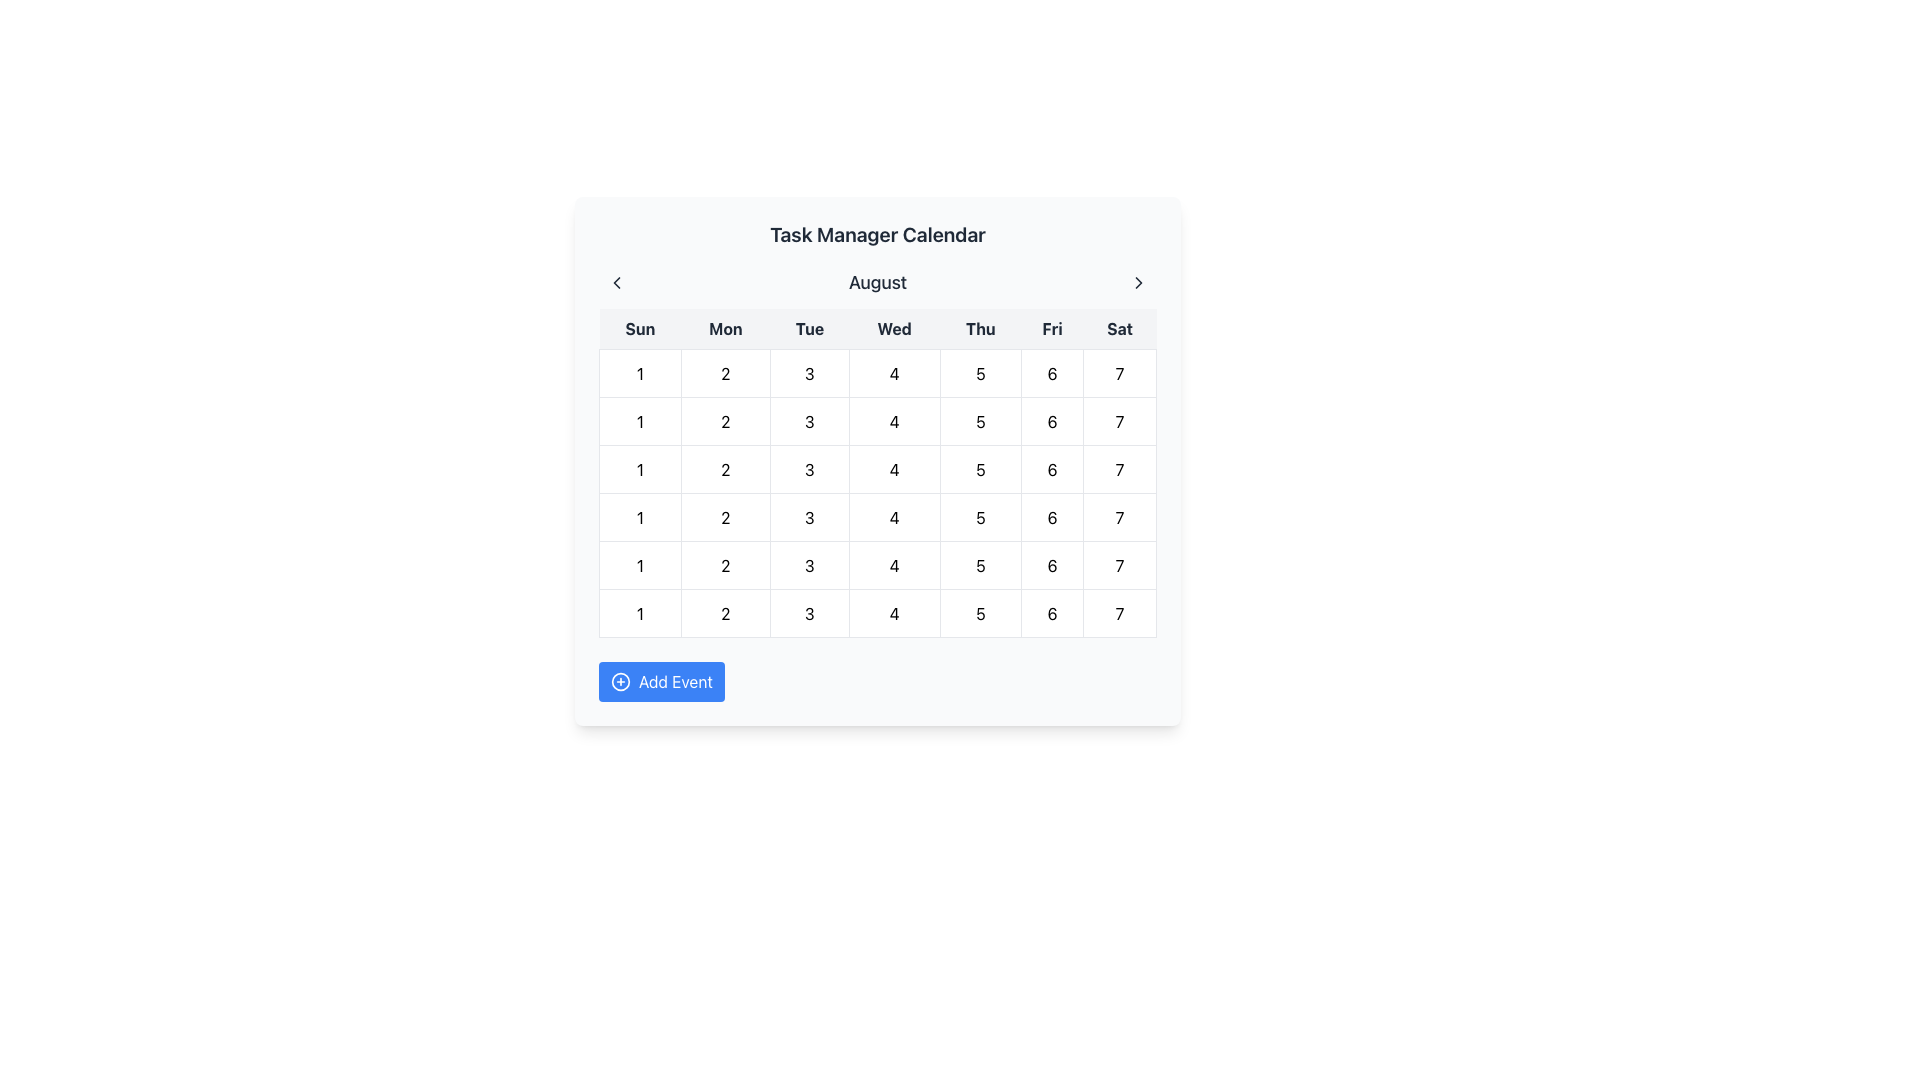 The width and height of the screenshot is (1920, 1080). I want to click on the grid cell displaying the number '7' located in the Saturday column of the calendar grid, positioned at the bottom-right corner, so click(1120, 565).